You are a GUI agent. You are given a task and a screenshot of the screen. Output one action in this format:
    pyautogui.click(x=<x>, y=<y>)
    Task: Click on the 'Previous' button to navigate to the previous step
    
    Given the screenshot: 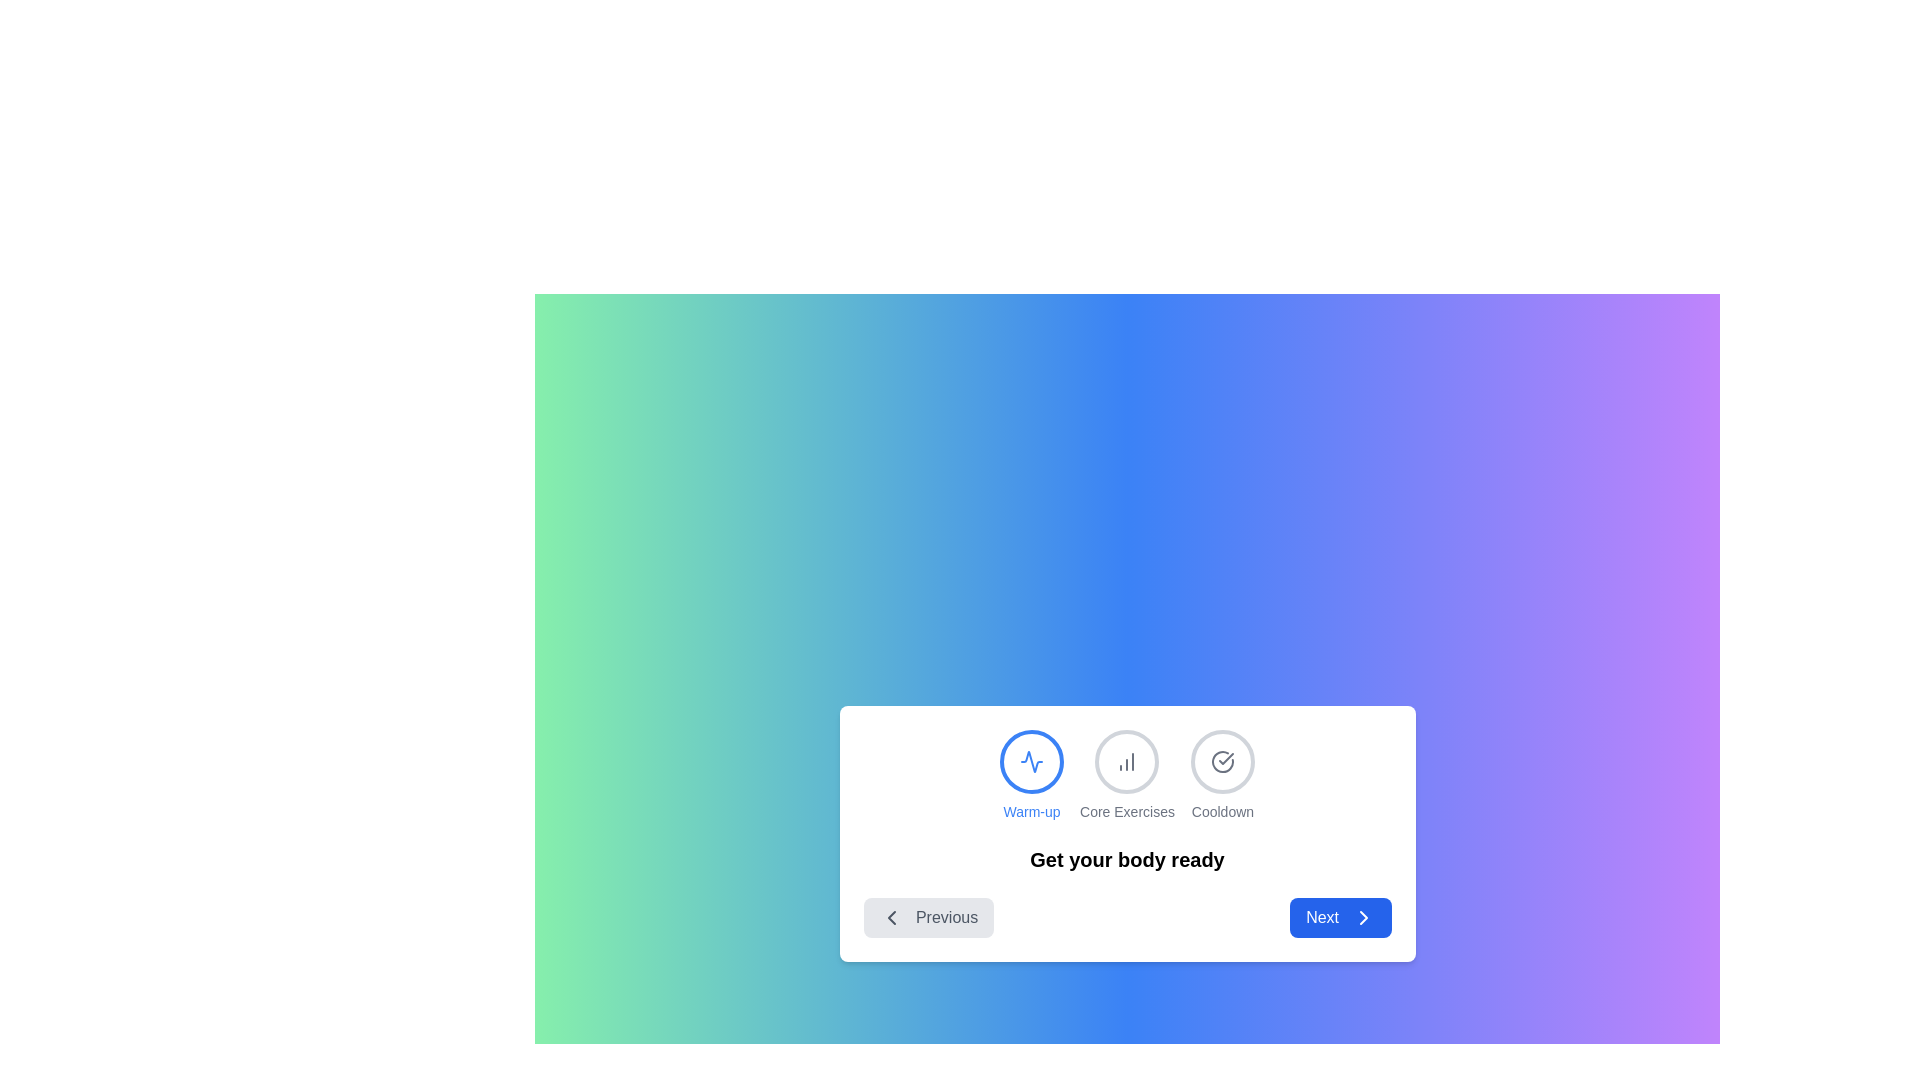 What is the action you would take?
    pyautogui.click(x=927, y=918)
    